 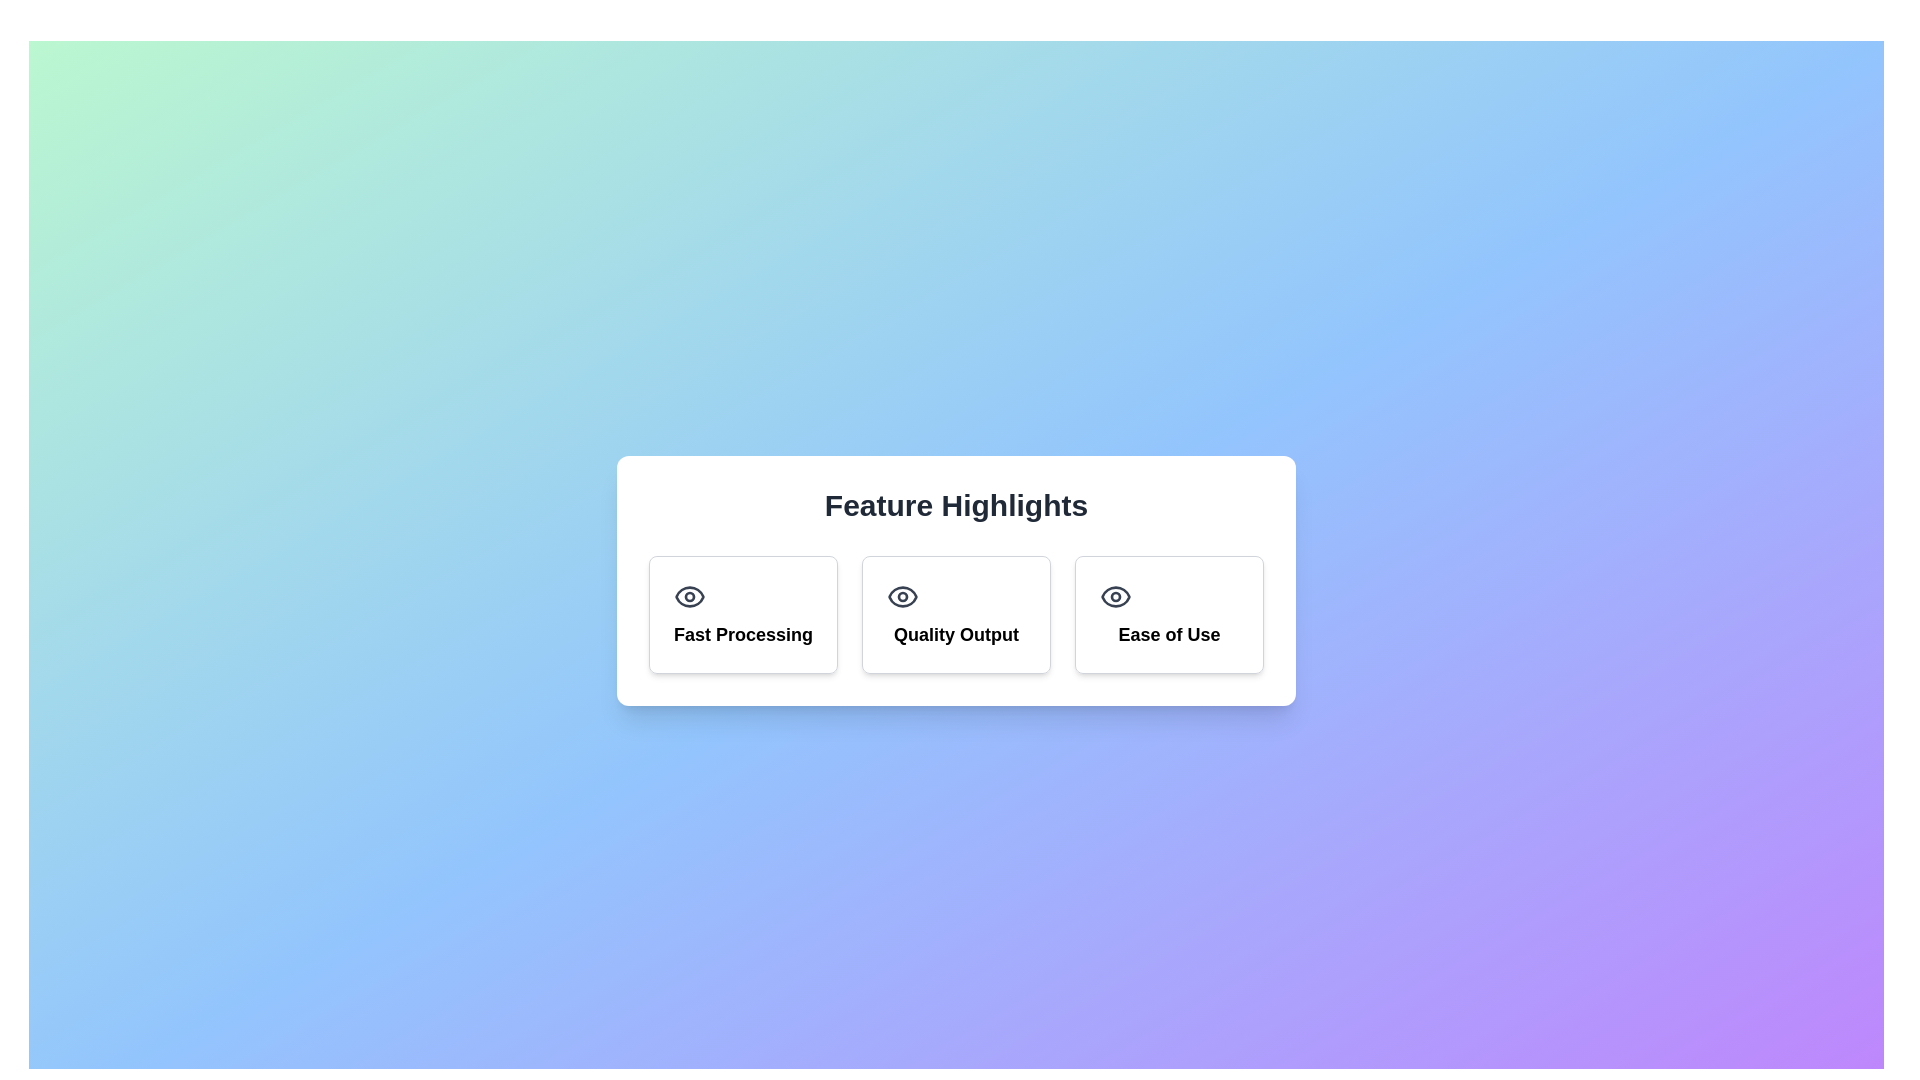 I want to click on the eye icon located in the 'Feature Highlights' section, which is associated with the 'Ease of Use' label, so click(x=1115, y=596).